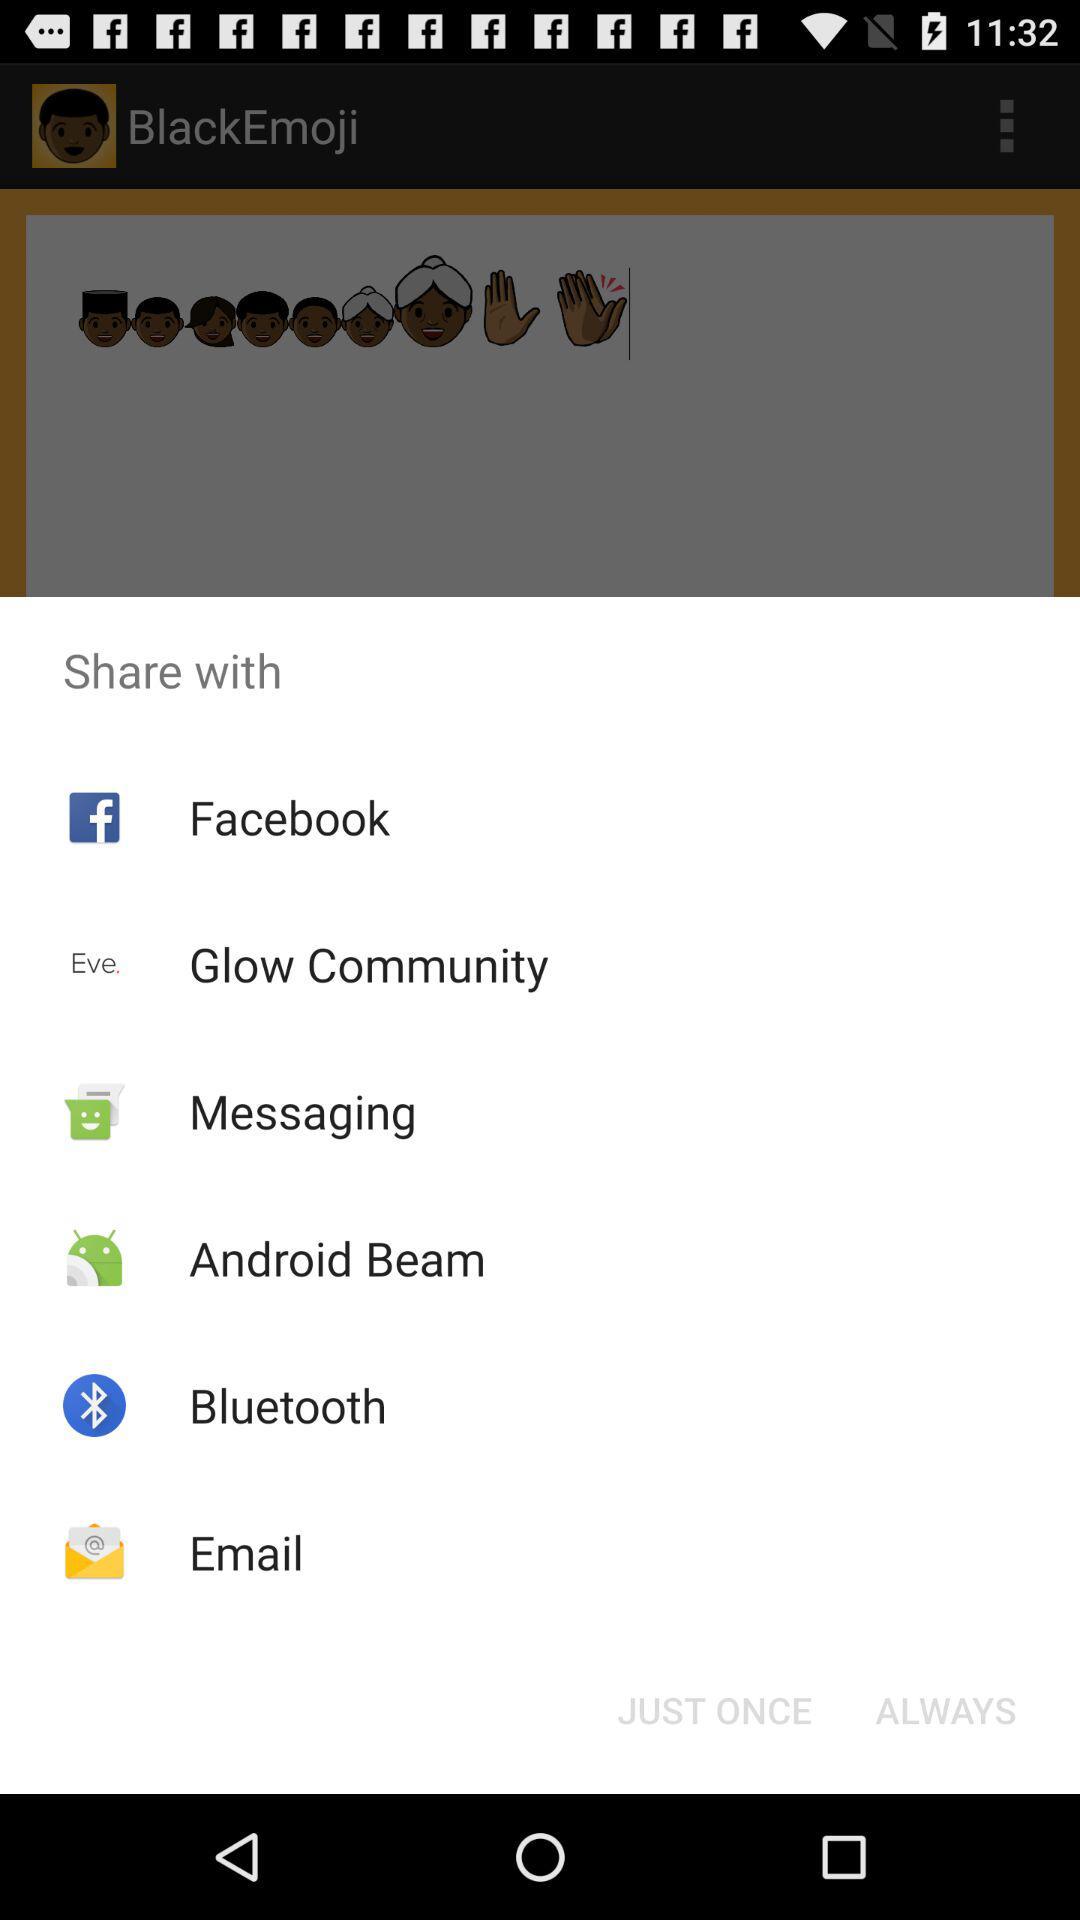 The image size is (1080, 1920). I want to click on email, so click(245, 1551).